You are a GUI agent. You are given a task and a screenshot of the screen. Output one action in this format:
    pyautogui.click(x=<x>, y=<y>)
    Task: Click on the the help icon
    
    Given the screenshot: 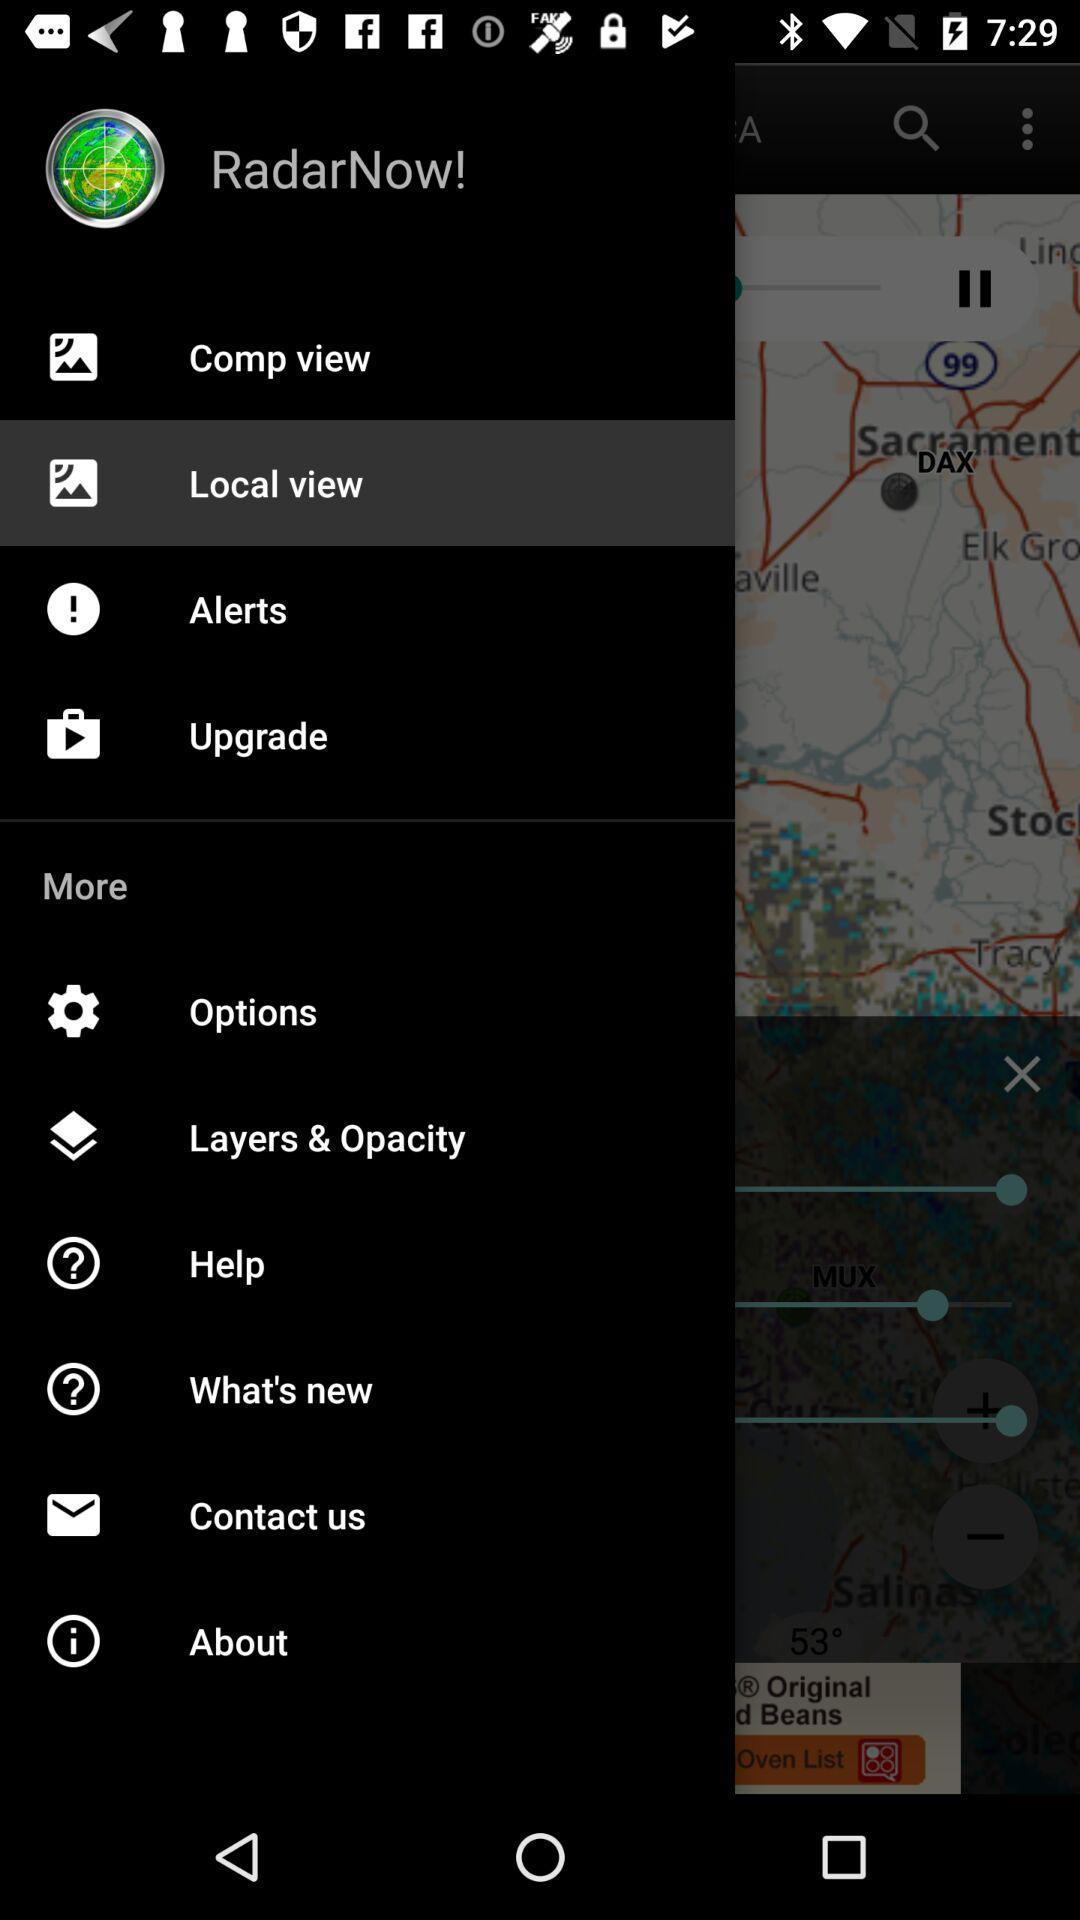 What is the action you would take?
    pyautogui.click(x=94, y=1409)
    